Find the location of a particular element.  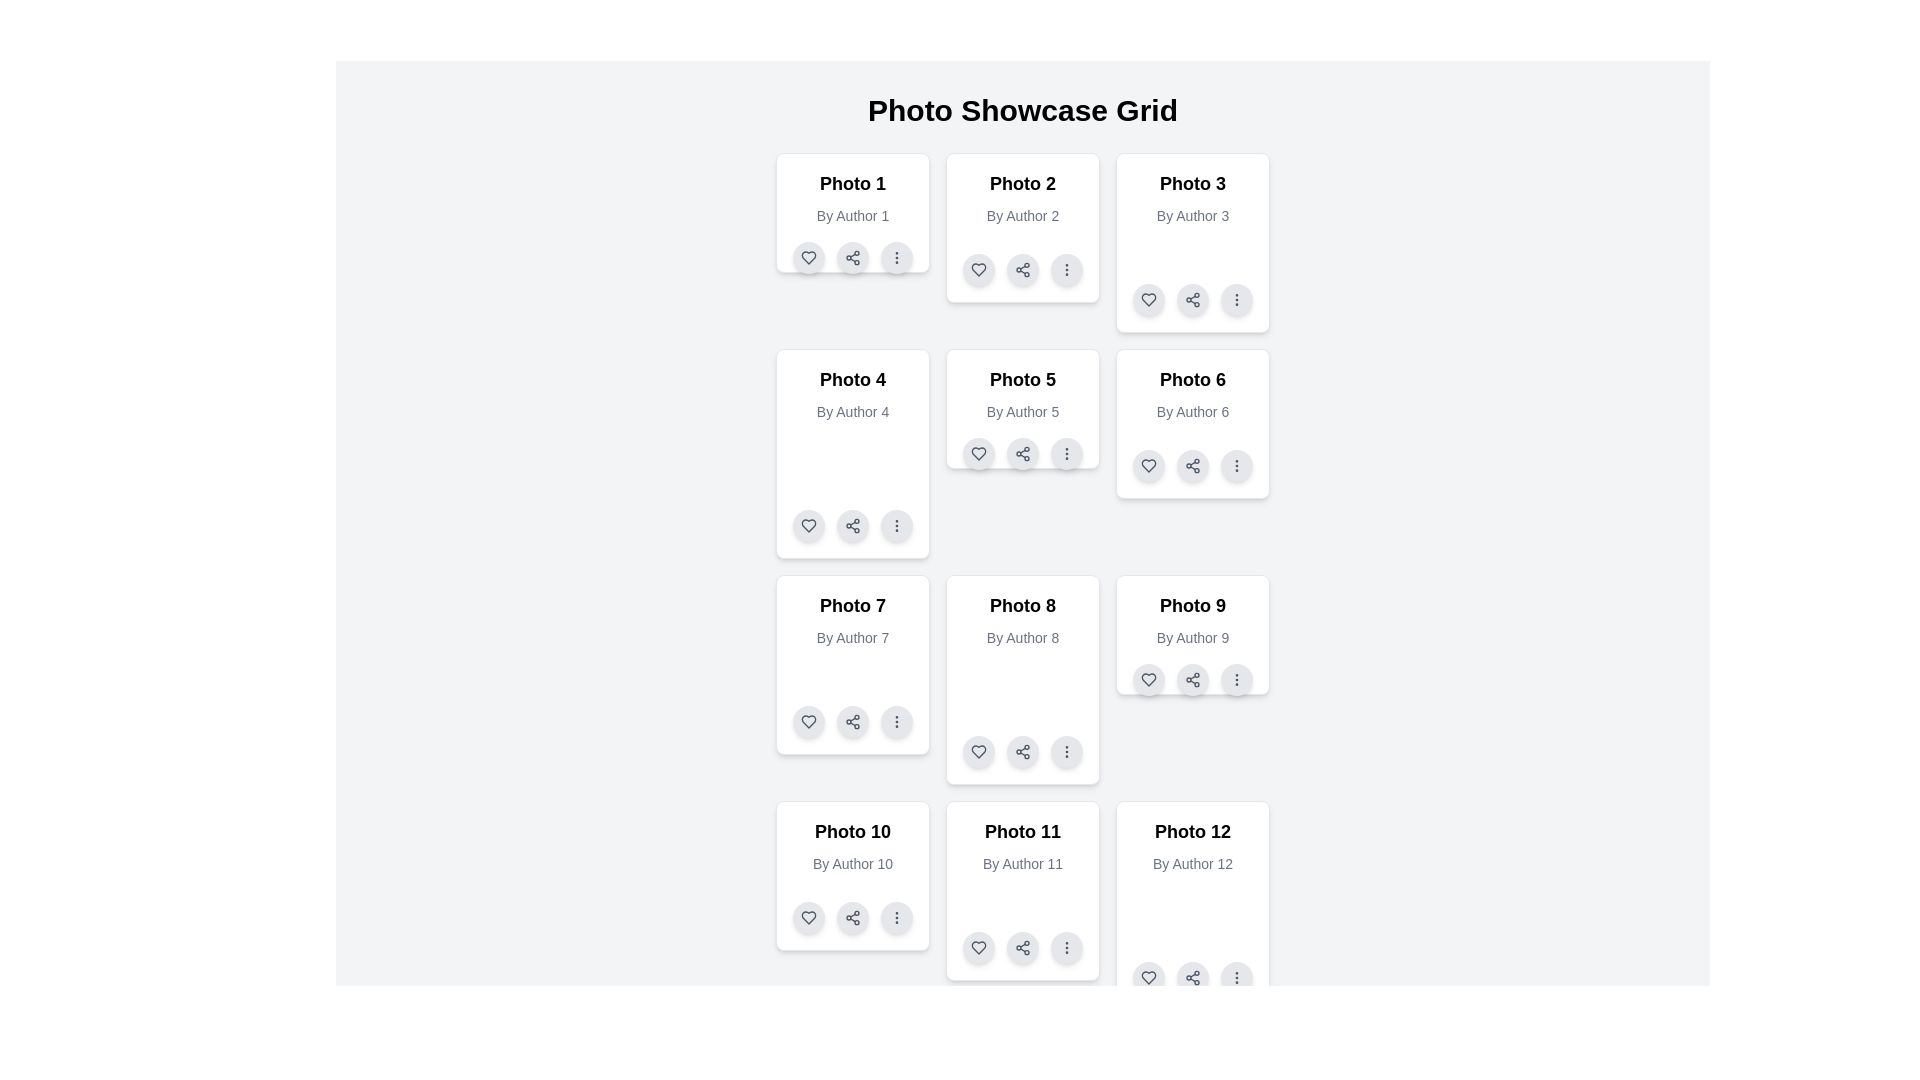

the text label displaying 'Photo 6', which is styled with bold and larger font size and is positioned at the top of the card layout for 'Photo 6 By Author 6' is located at coordinates (1193, 380).